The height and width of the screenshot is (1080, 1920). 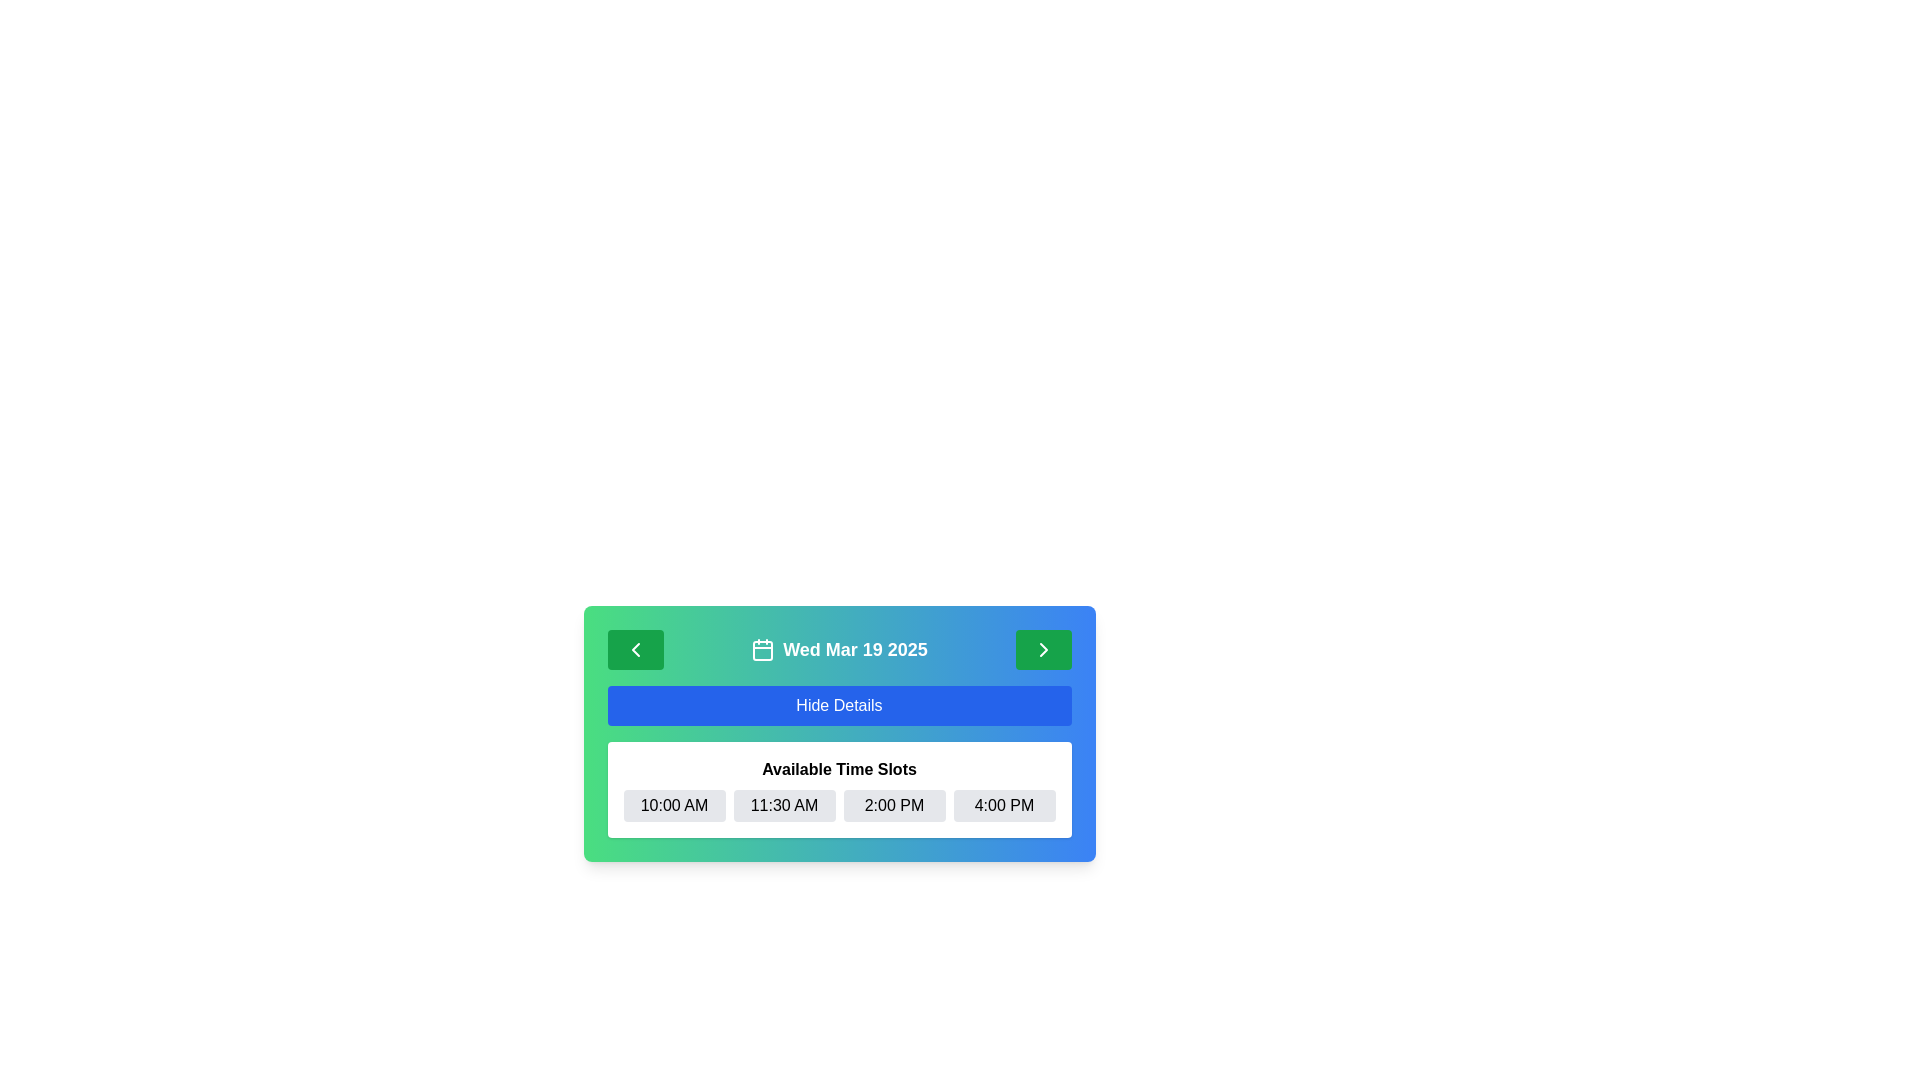 What do you see at coordinates (1042, 650) in the screenshot?
I see `the small green circular button located in the top-right corner of the interface` at bounding box center [1042, 650].